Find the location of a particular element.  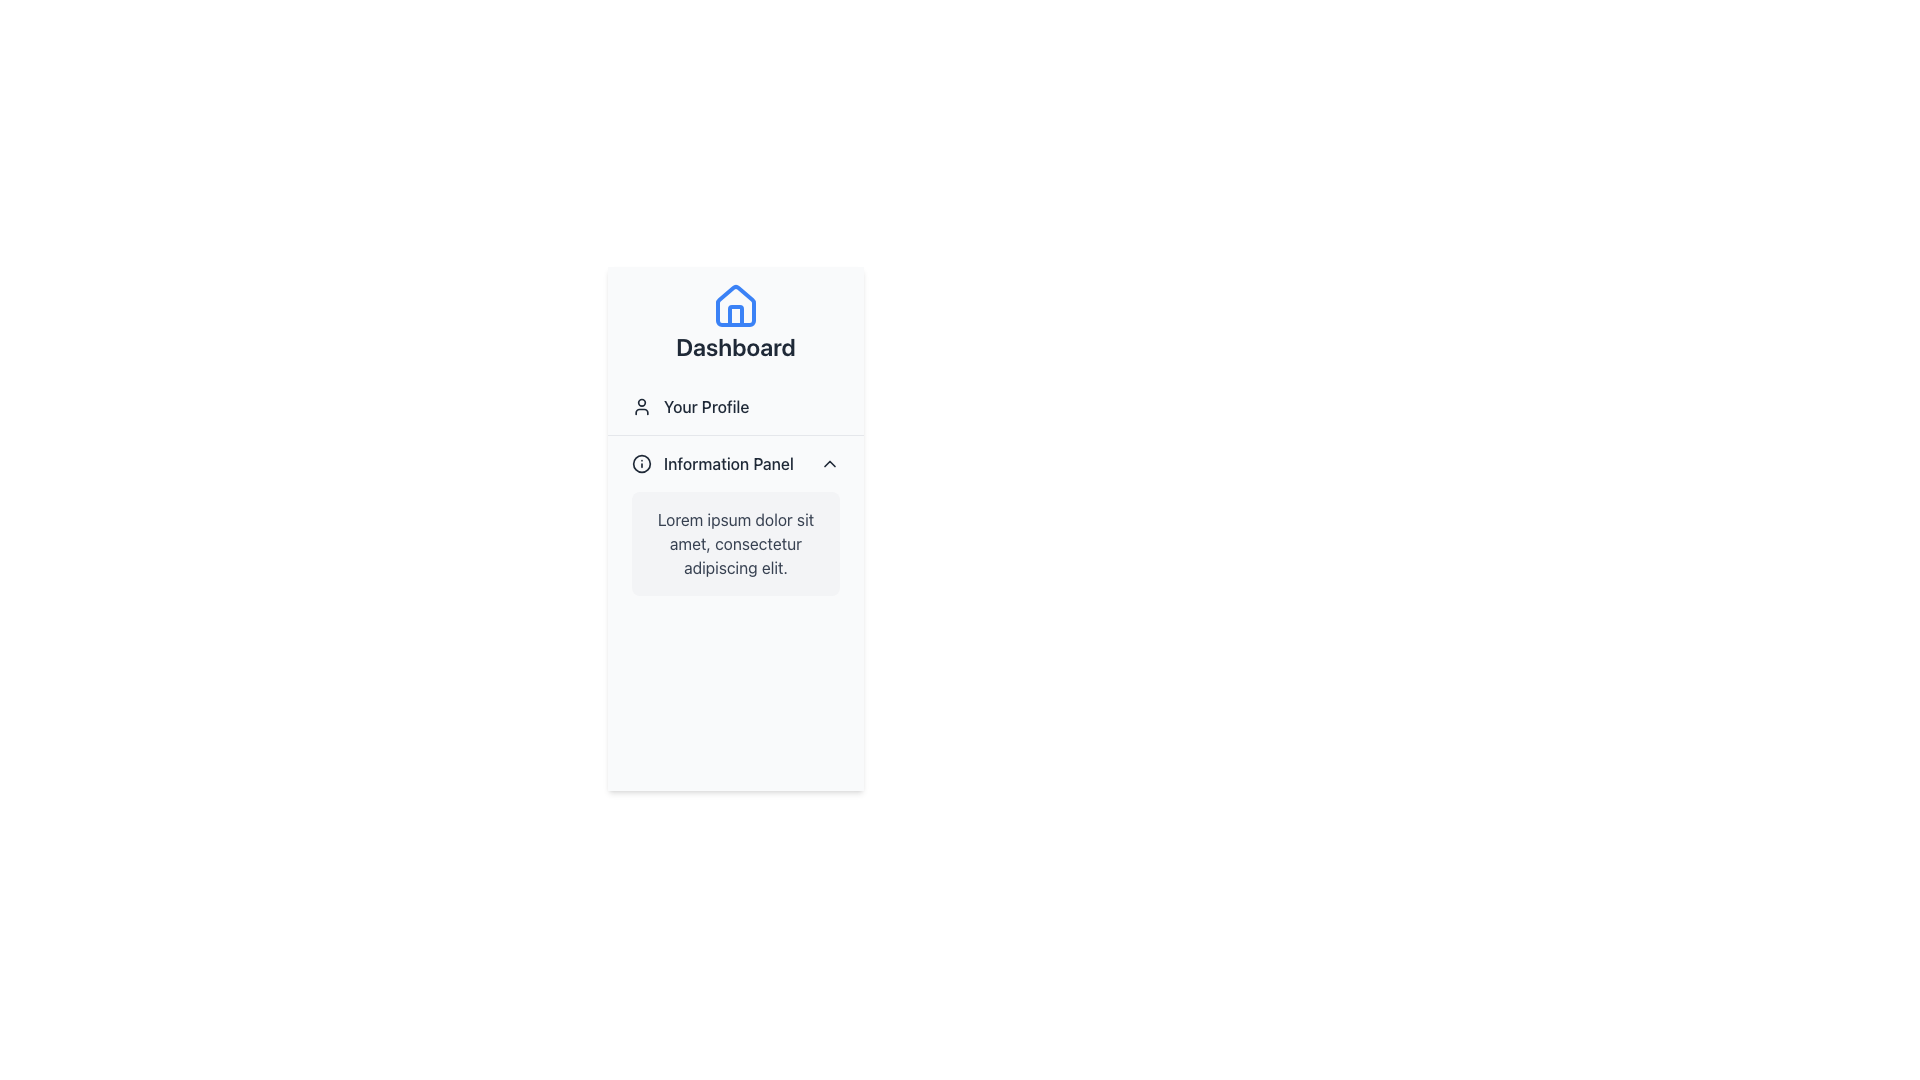

the text label that serves as a heading or label for the section, located centrally below a house icon is located at coordinates (734, 346).